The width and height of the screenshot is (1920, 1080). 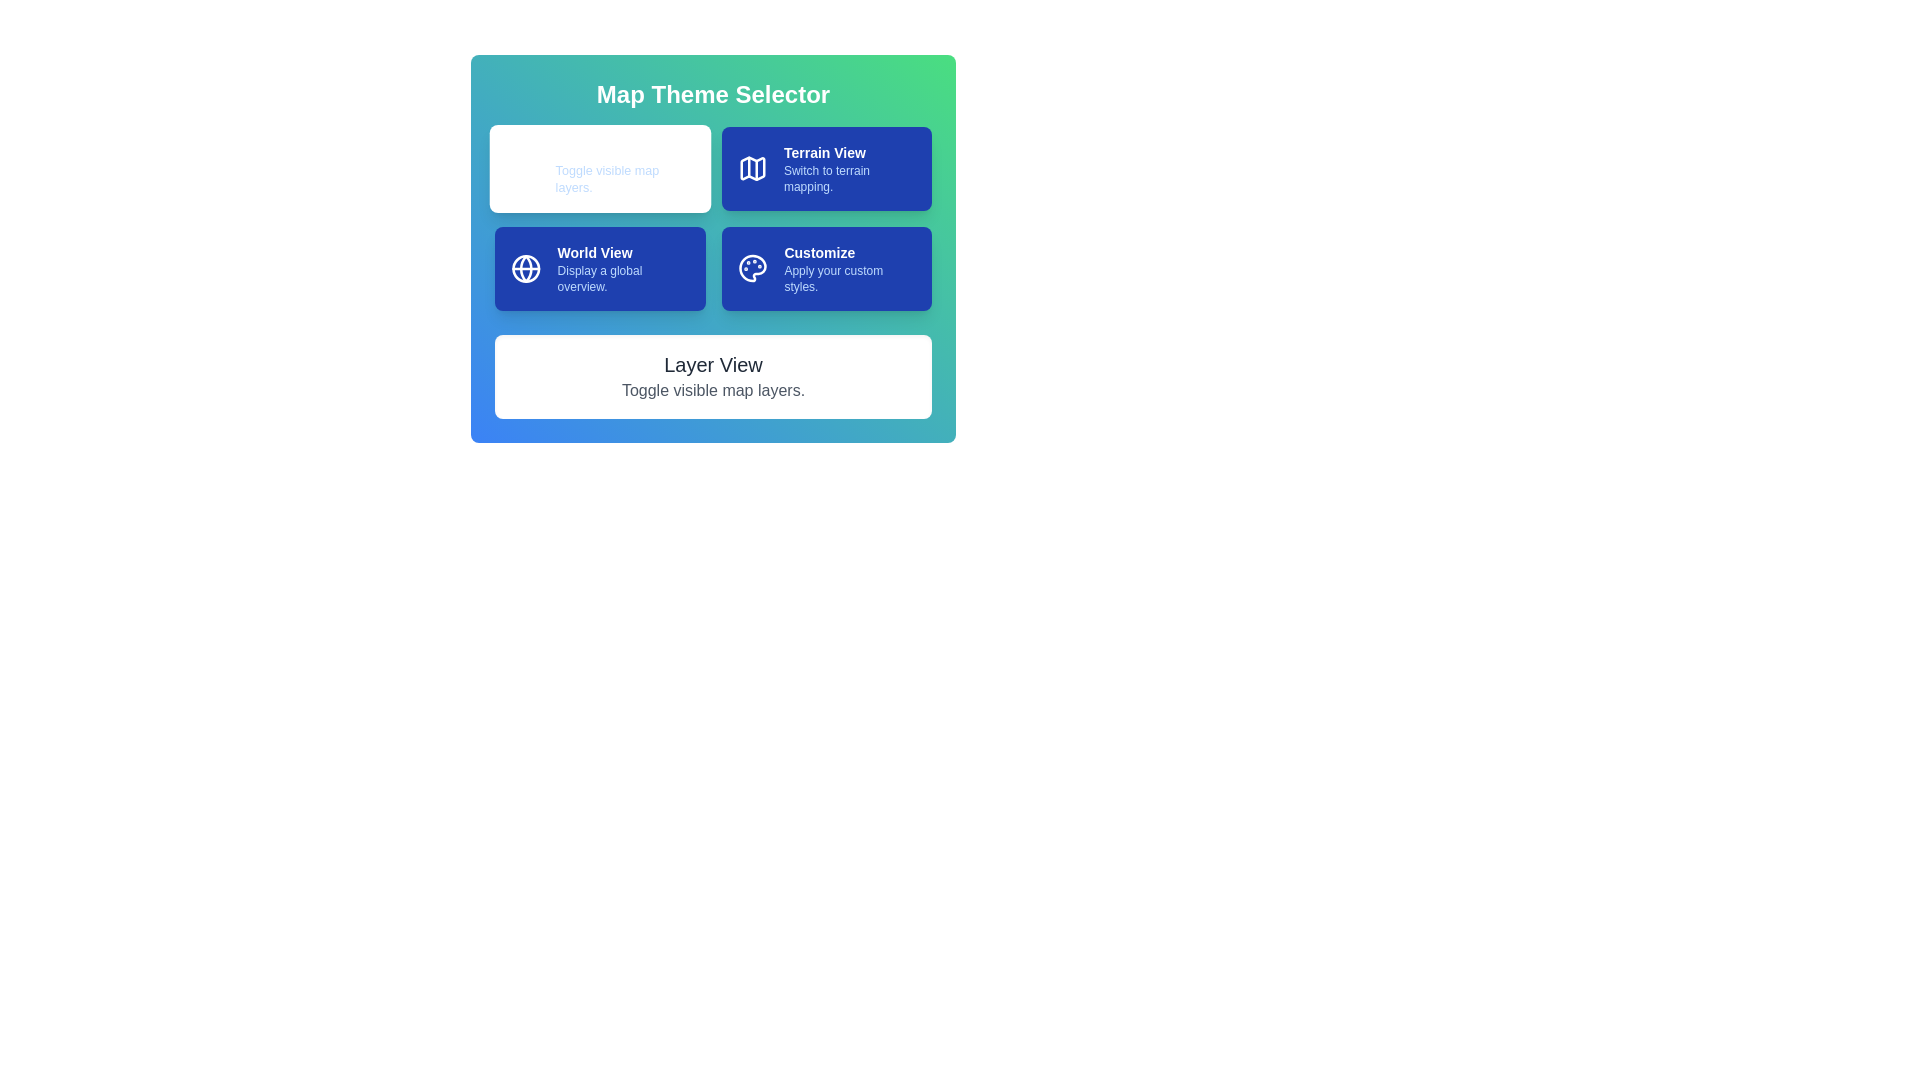 What do you see at coordinates (849, 168) in the screenshot?
I see `the informational text component that provides details about the 'Terrain View' map theme, located in the second column of the second row under the 'Map Theme Selector' heading` at bounding box center [849, 168].